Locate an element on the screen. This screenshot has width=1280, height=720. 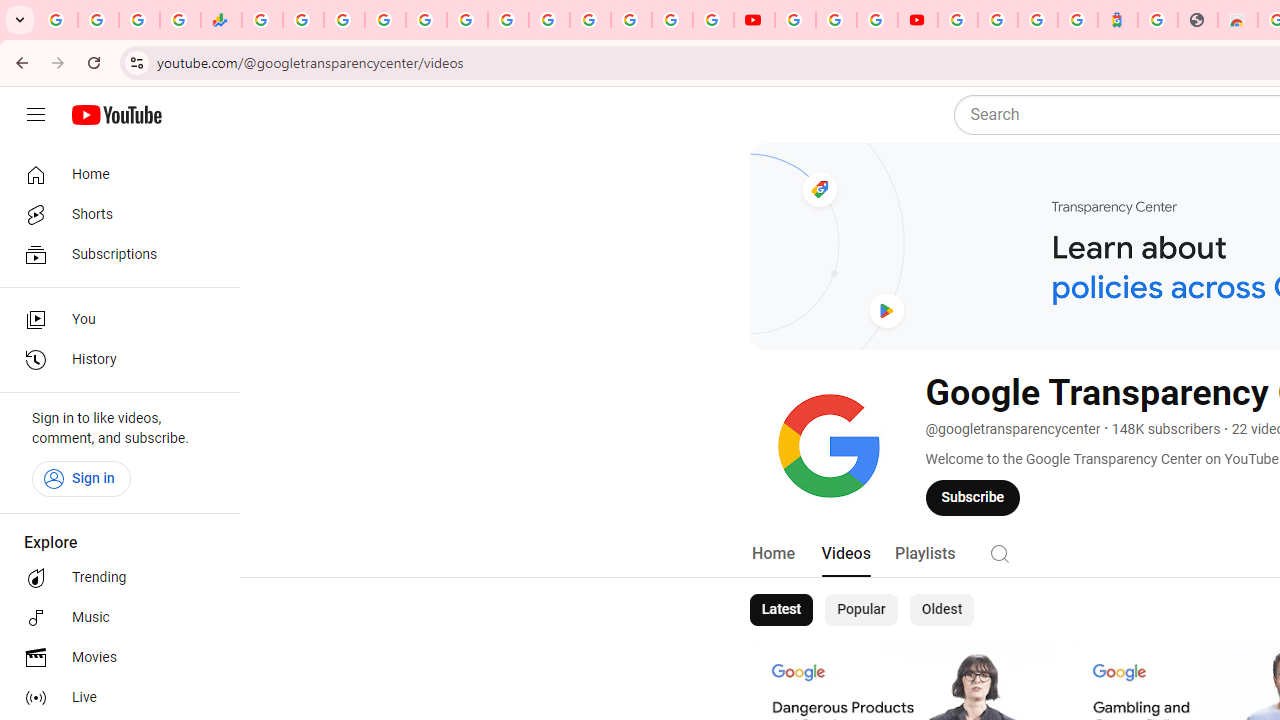
'Atour Hotel - Google hotels' is located at coordinates (1117, 20).